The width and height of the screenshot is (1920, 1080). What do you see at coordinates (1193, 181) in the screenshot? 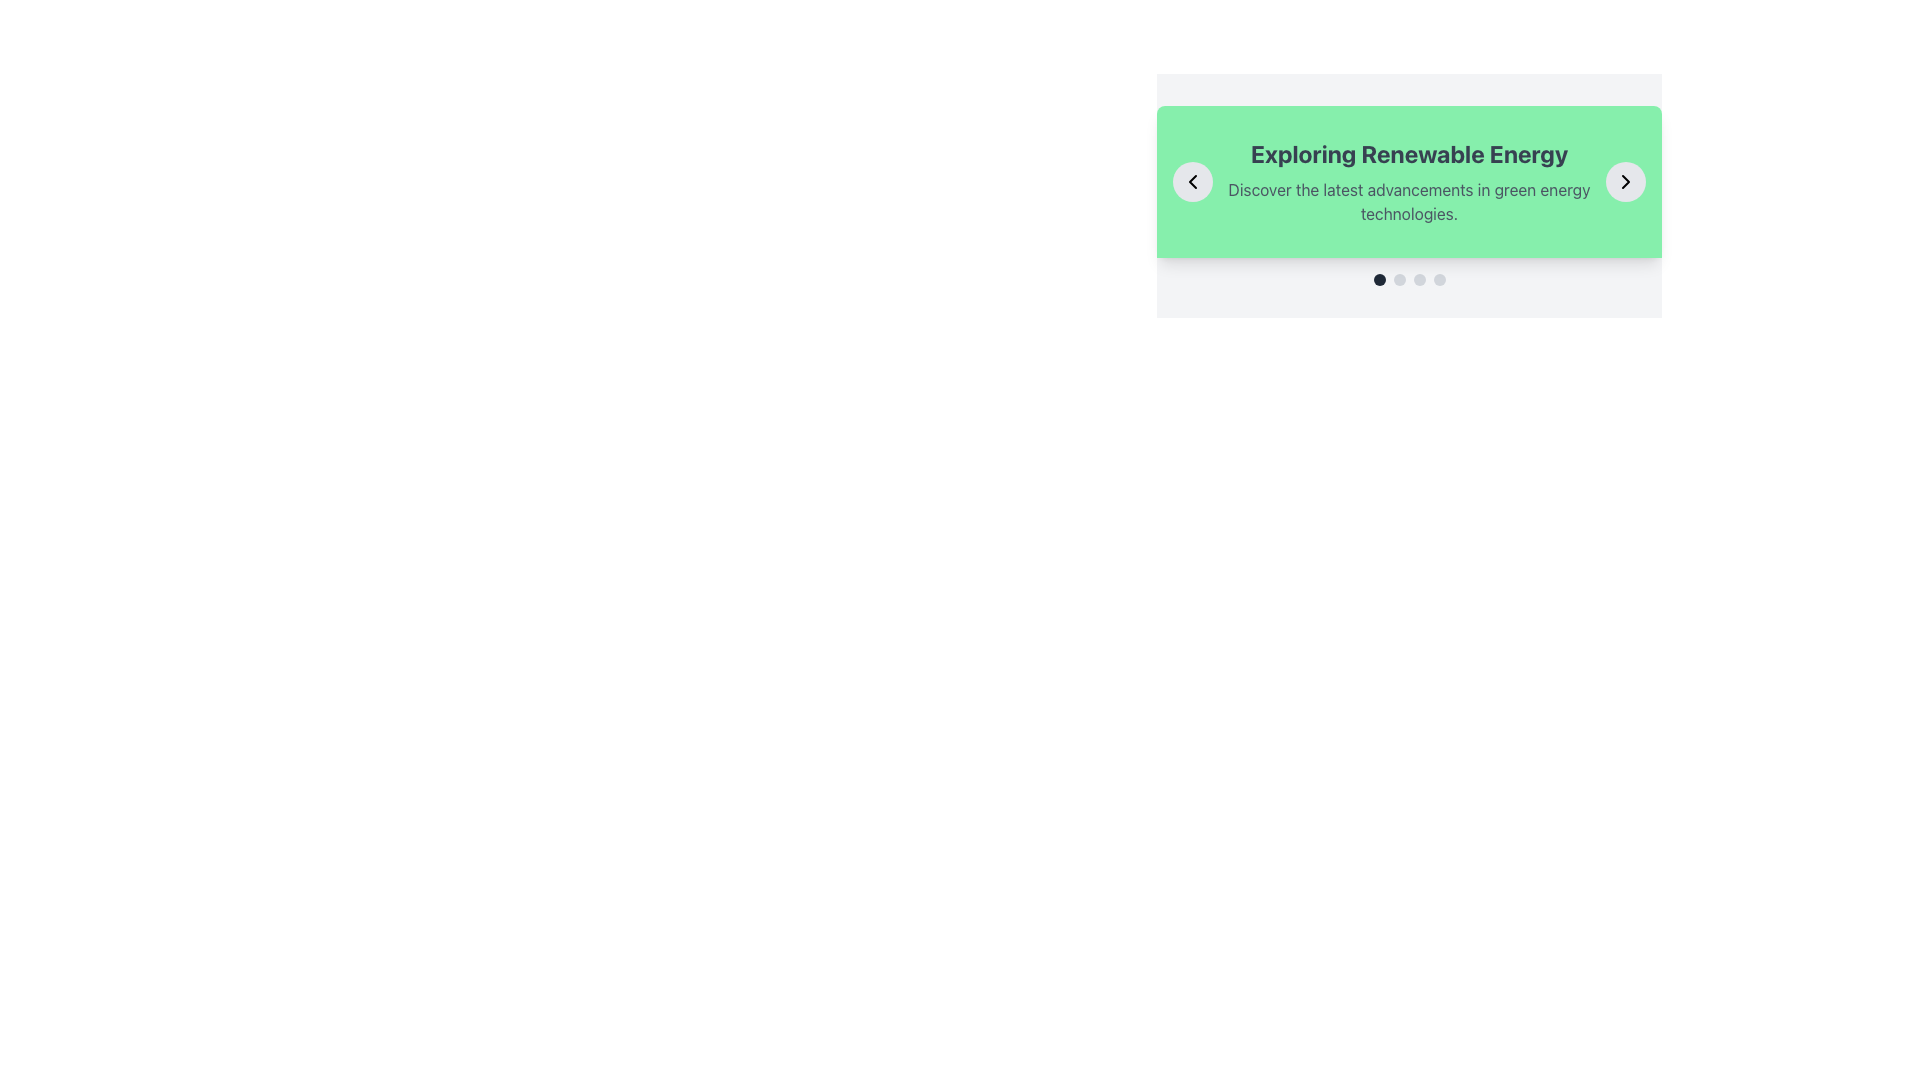
I see `the Left-chevron navigation button located within the green card area` at bounding box center [1193, 181].